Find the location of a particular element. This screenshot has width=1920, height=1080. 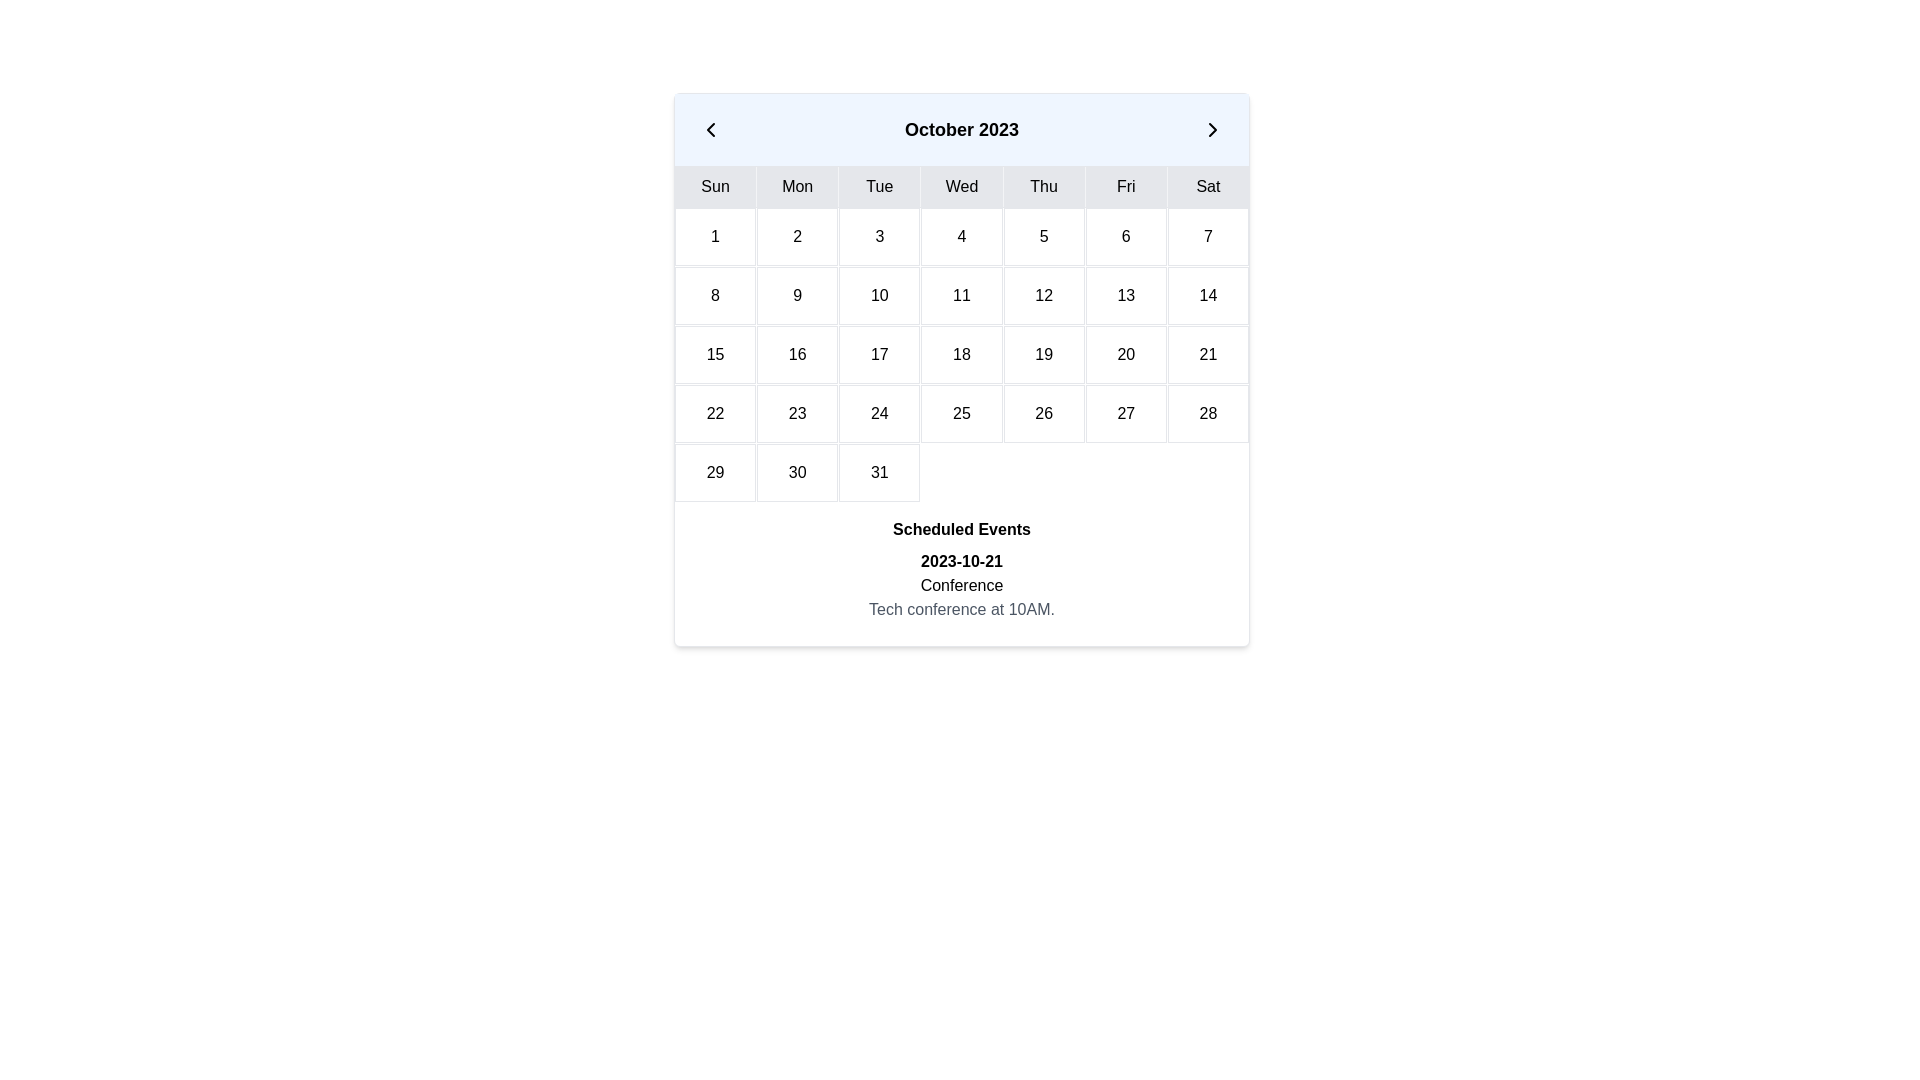

the navigation icon for moving to the next month in the calendar, located at the top-right corner of the calendar header, adjacent to the month and year display (October 2023) is located at coordinates (1212, 130).